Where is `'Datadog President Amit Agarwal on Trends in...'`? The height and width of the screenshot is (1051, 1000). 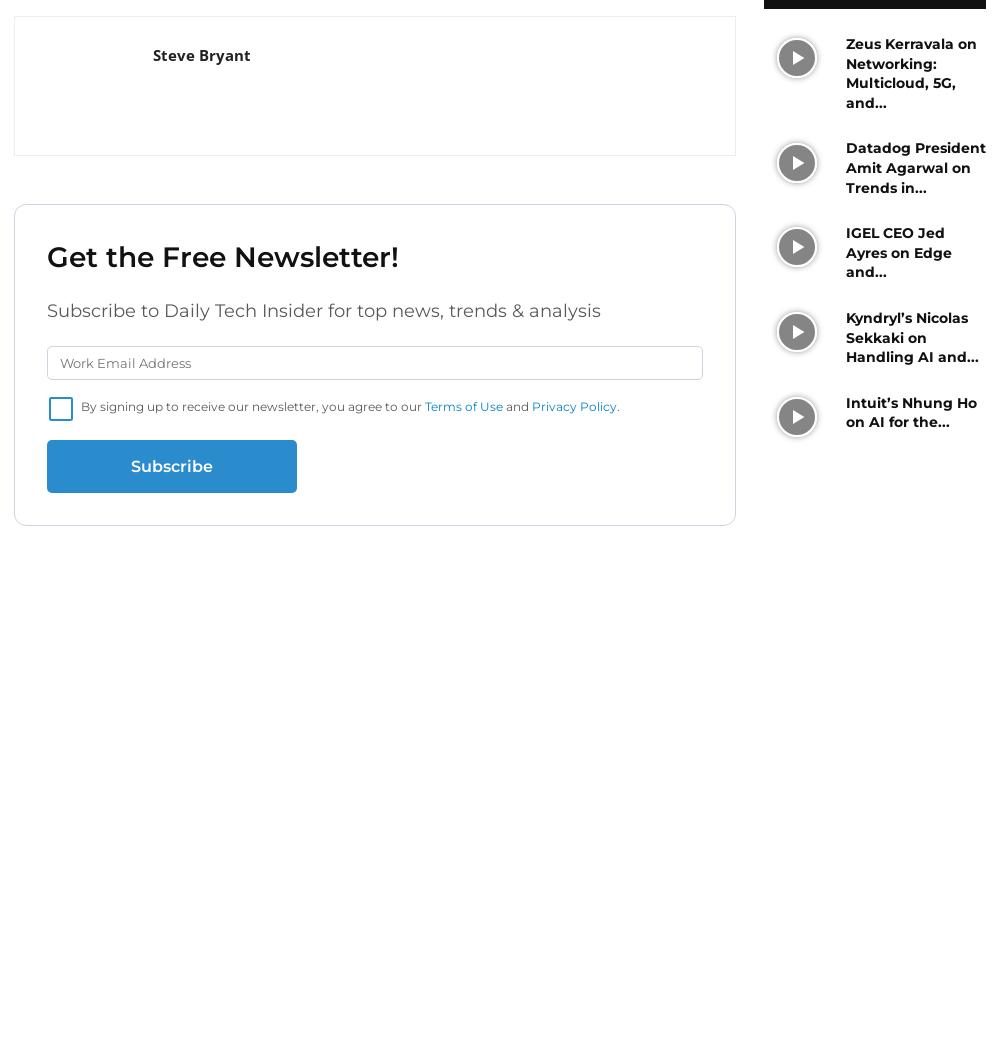 'Datadog President Amit Agarwal on Trends in...' is located at coordinates (915, 167).